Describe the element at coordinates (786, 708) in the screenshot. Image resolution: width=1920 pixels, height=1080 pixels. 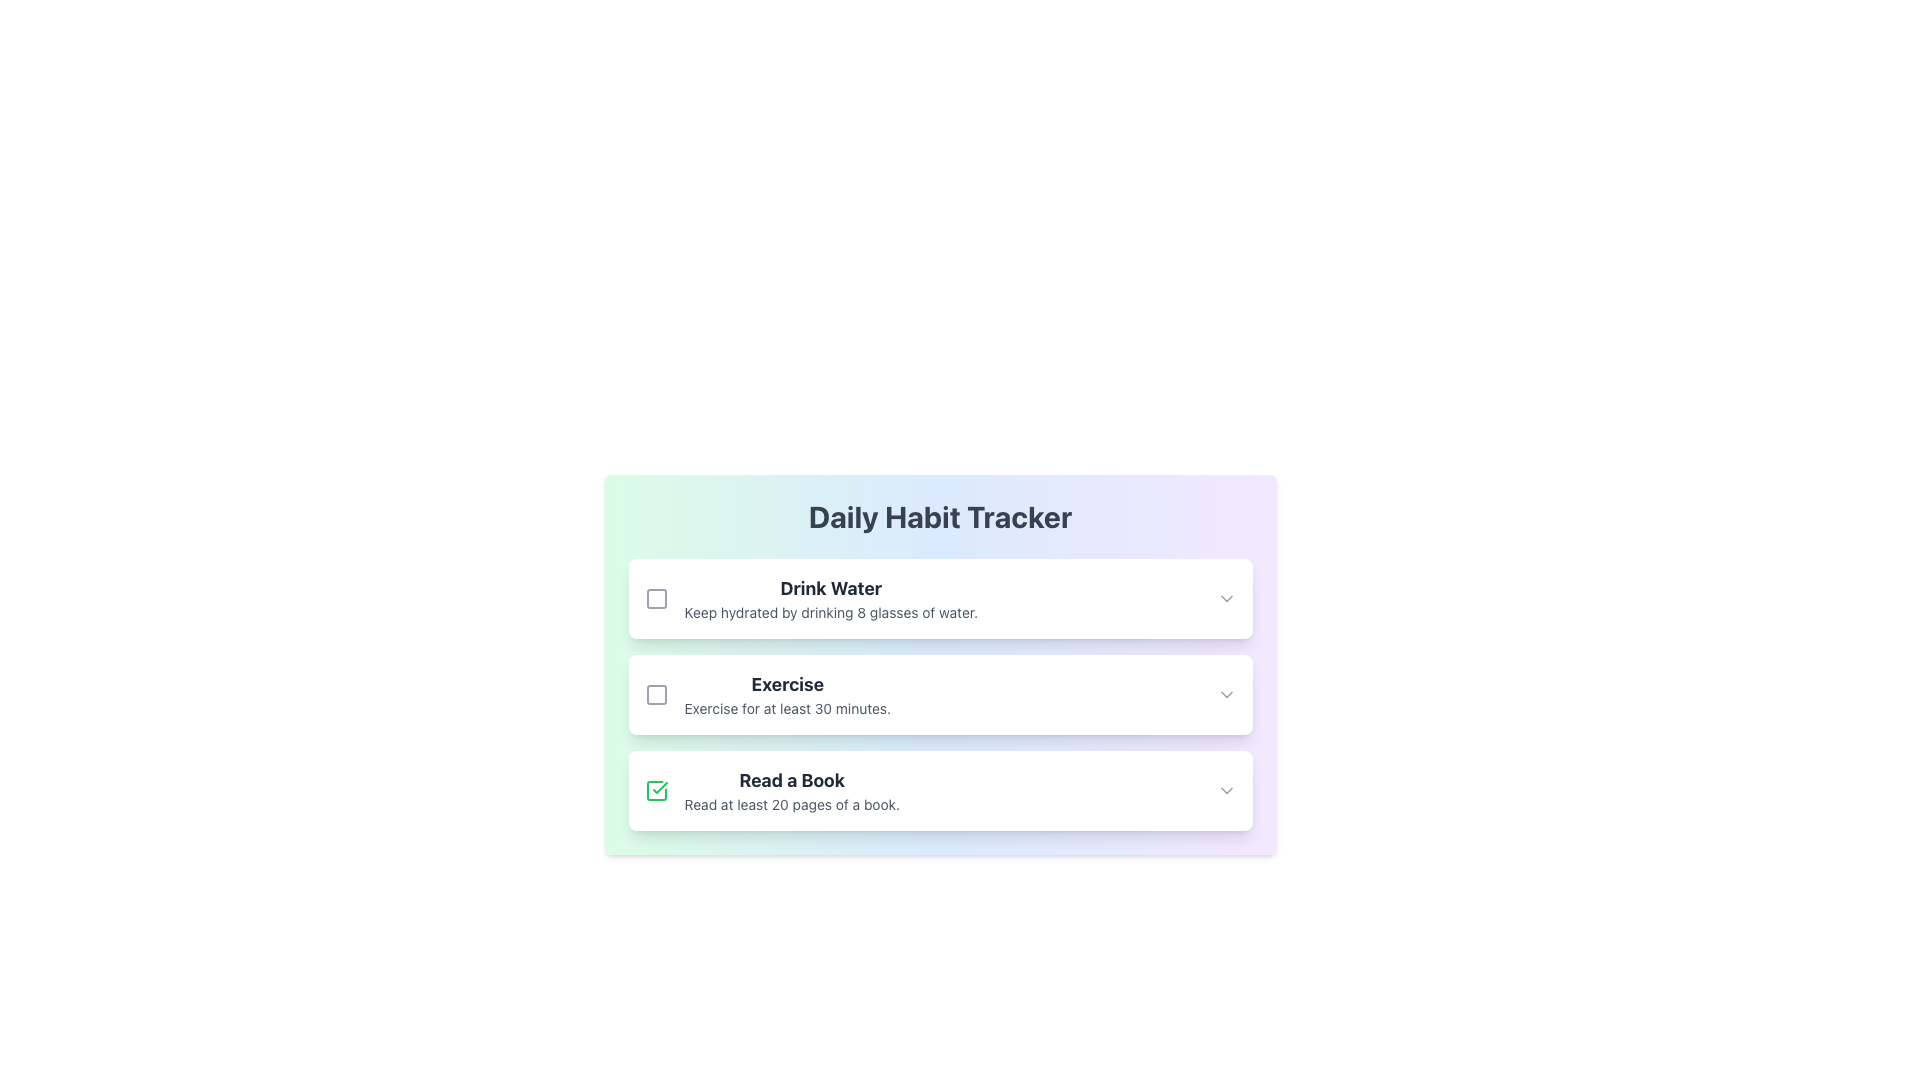
I see `text element that states 'Exercise for at least 30 minutes.', which is located beneath the bold heading 'Exercise' in the middle card of the 'Daily Habit Tracker'` at that location.